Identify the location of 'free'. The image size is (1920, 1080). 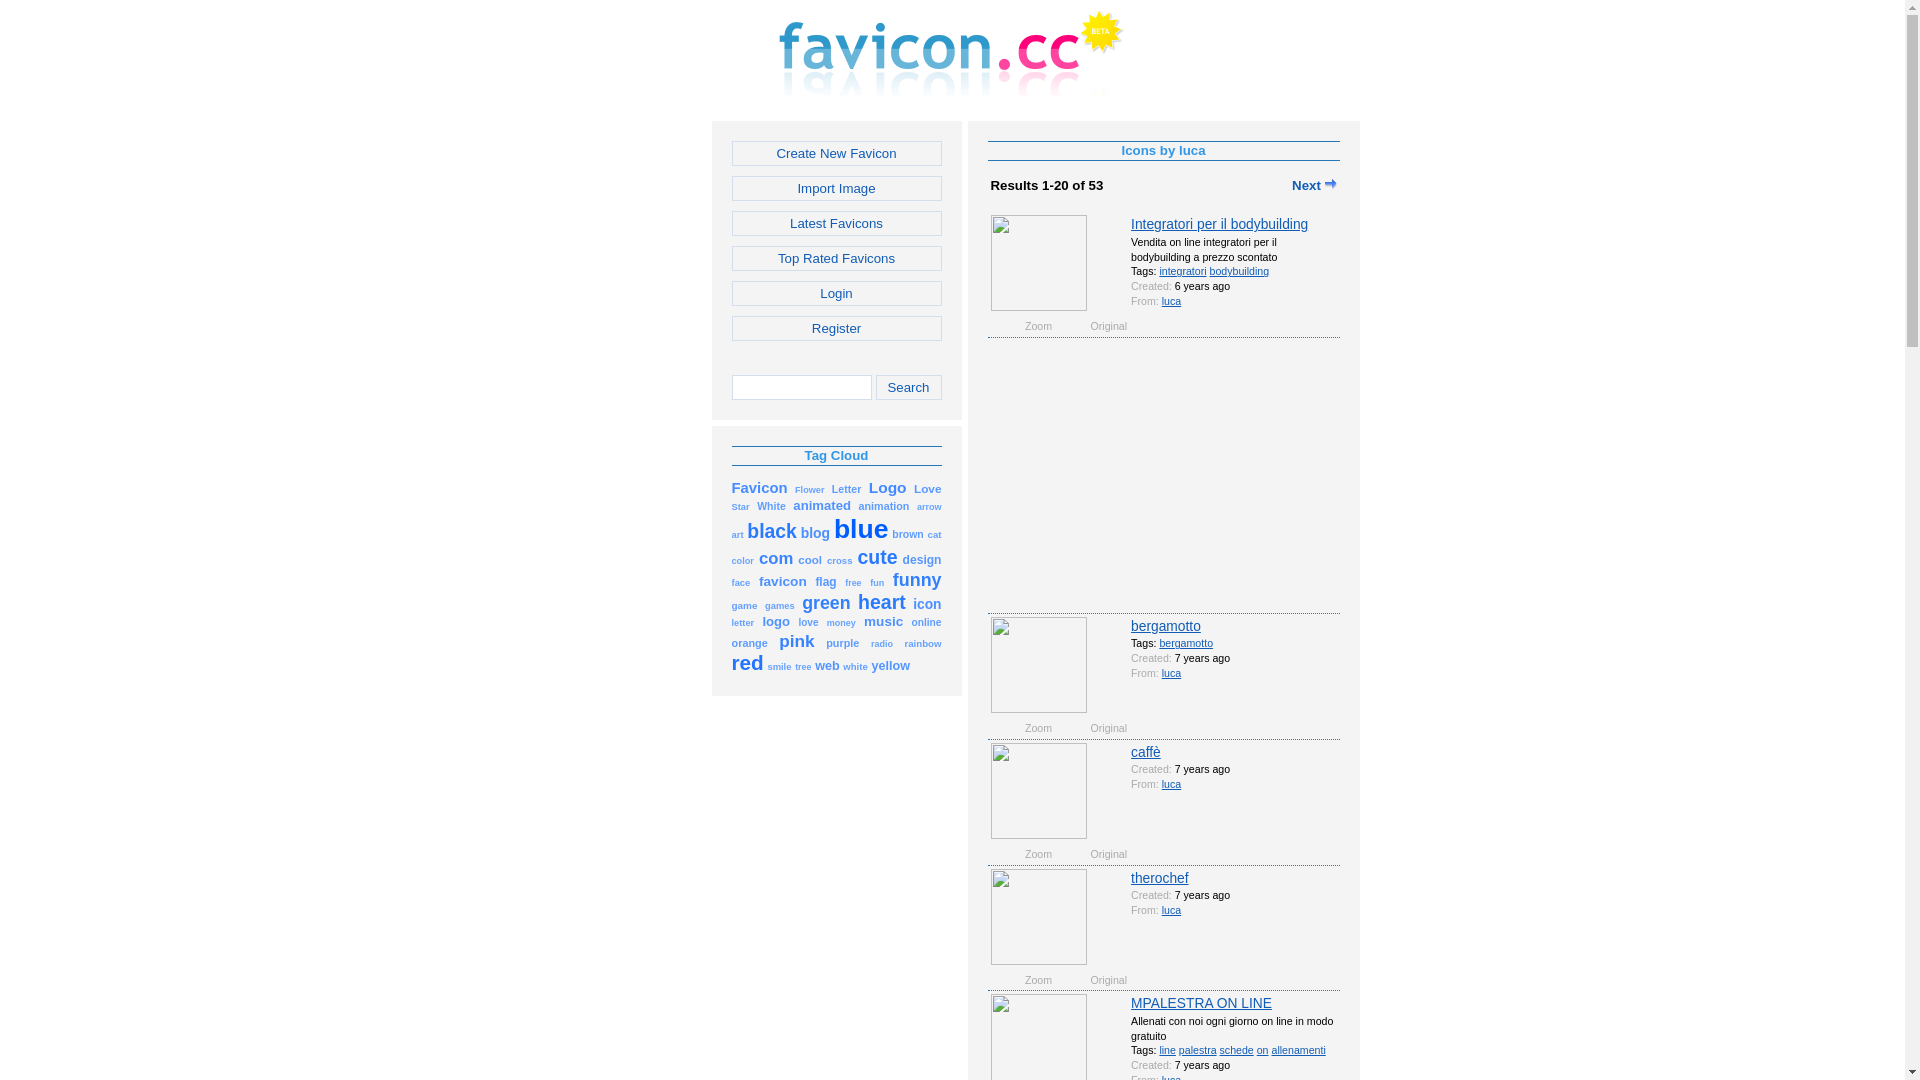
(853, 581).